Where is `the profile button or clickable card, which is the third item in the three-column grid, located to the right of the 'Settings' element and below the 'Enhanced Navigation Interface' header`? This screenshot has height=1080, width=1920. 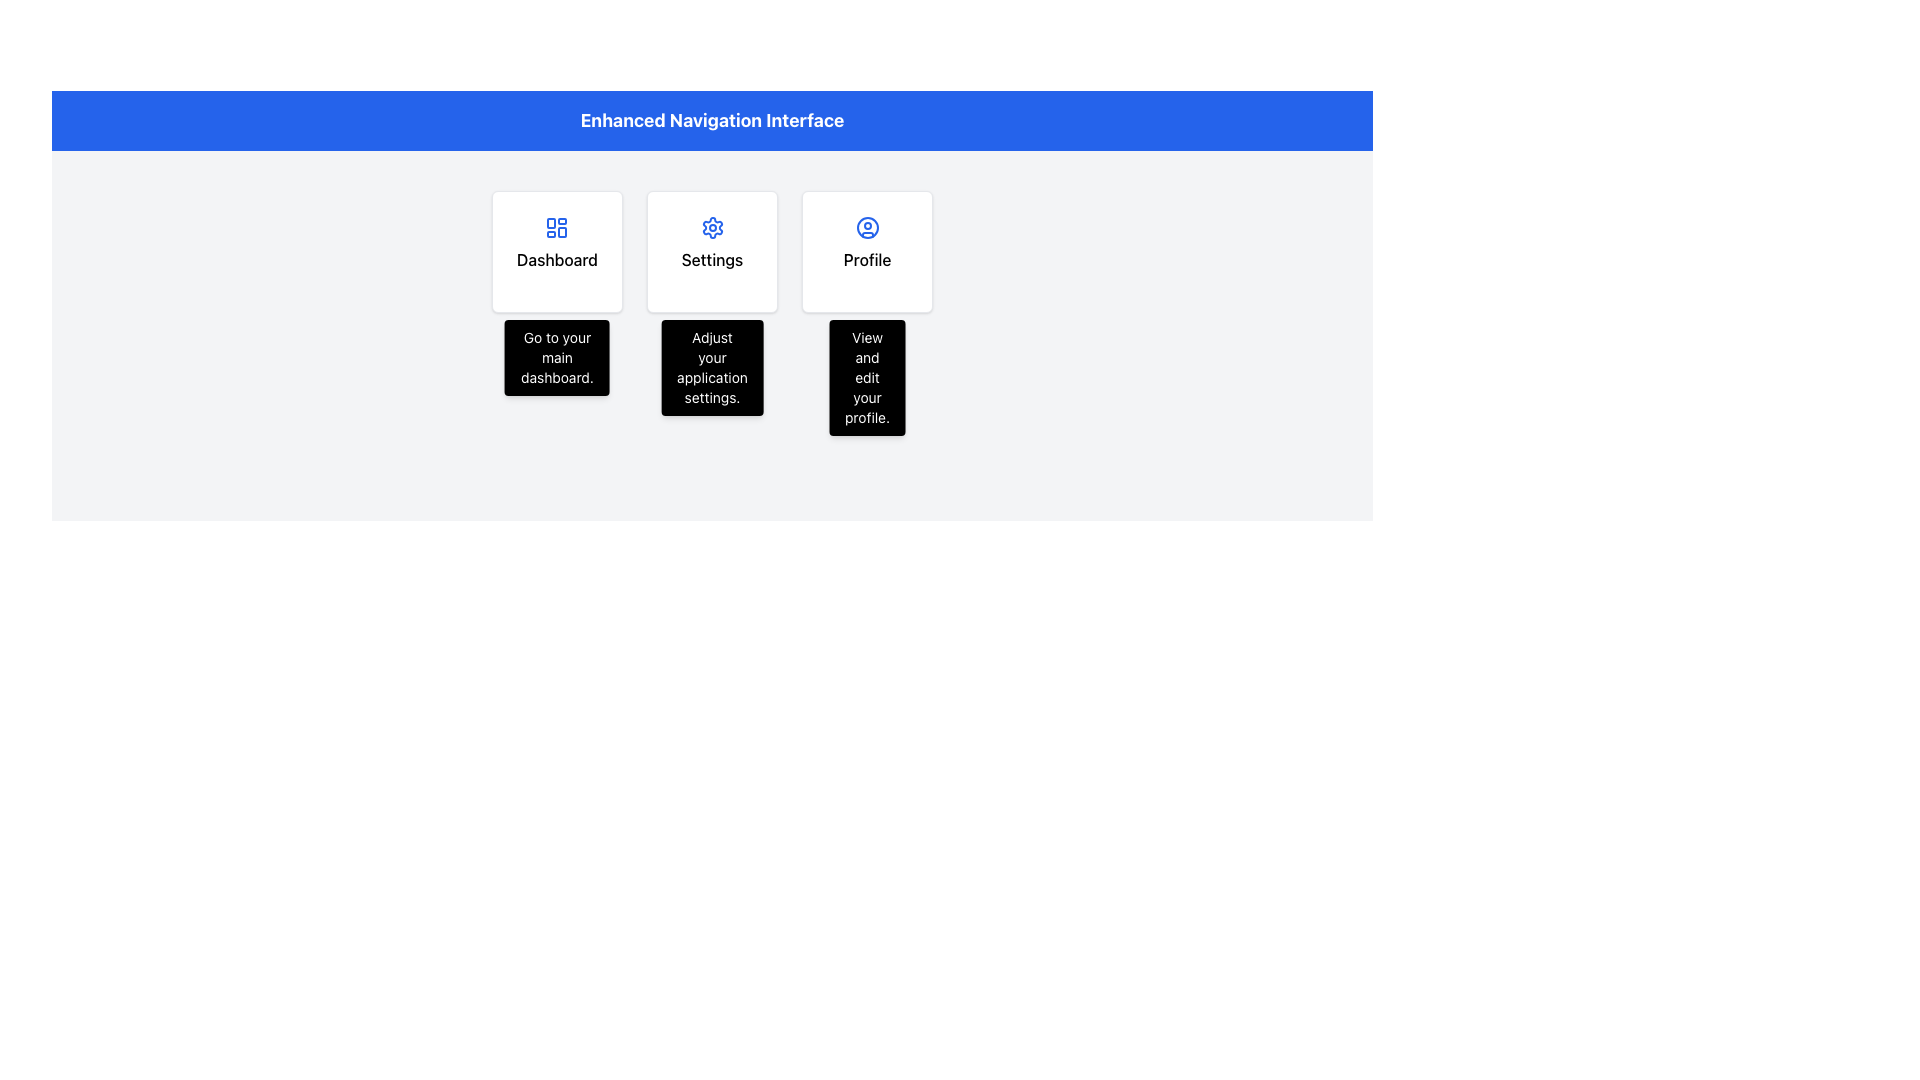 the profile button or clickable card, which is the third item in the three-column grid, located to the right of the 'Settings' element and below the 'Enhanced Navigation Interface' header is located at coordinates (867, 250).